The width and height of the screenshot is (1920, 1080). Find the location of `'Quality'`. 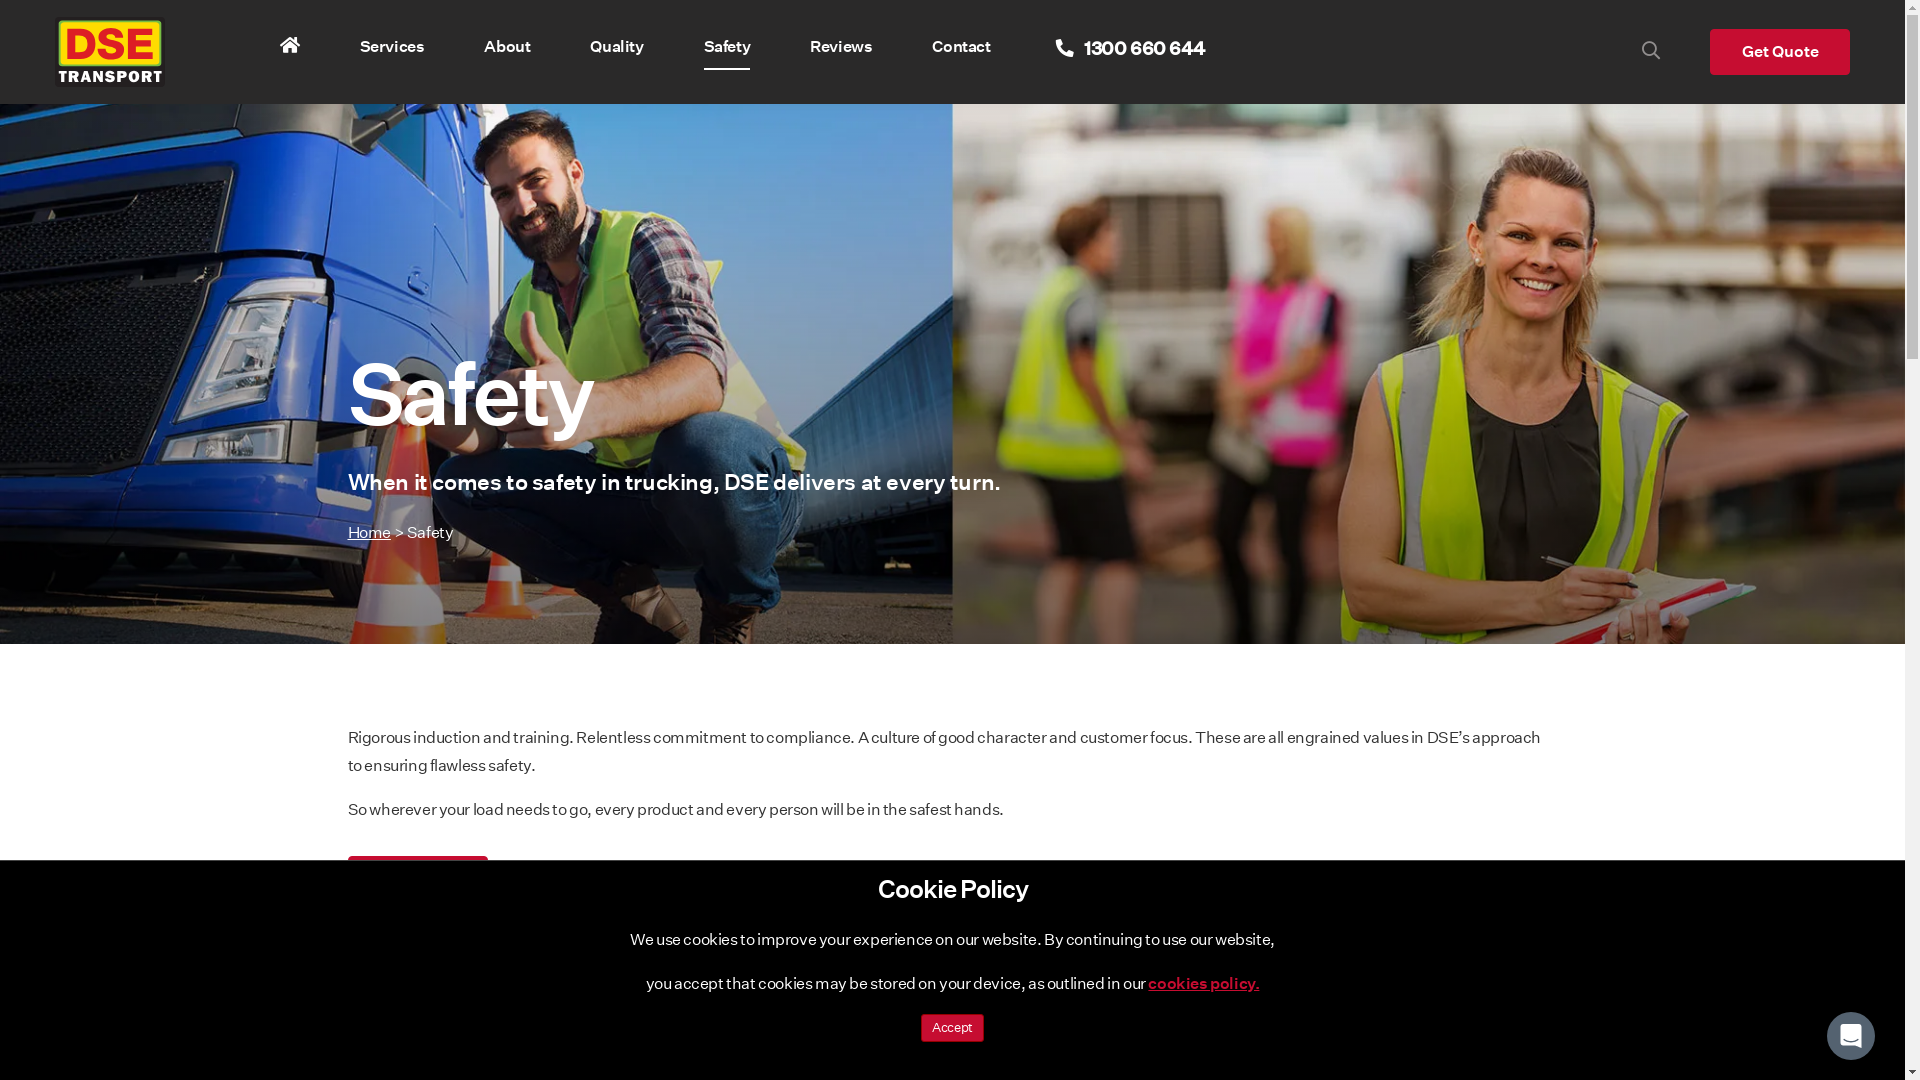

'Quality' is located at coordinates (615, 45).